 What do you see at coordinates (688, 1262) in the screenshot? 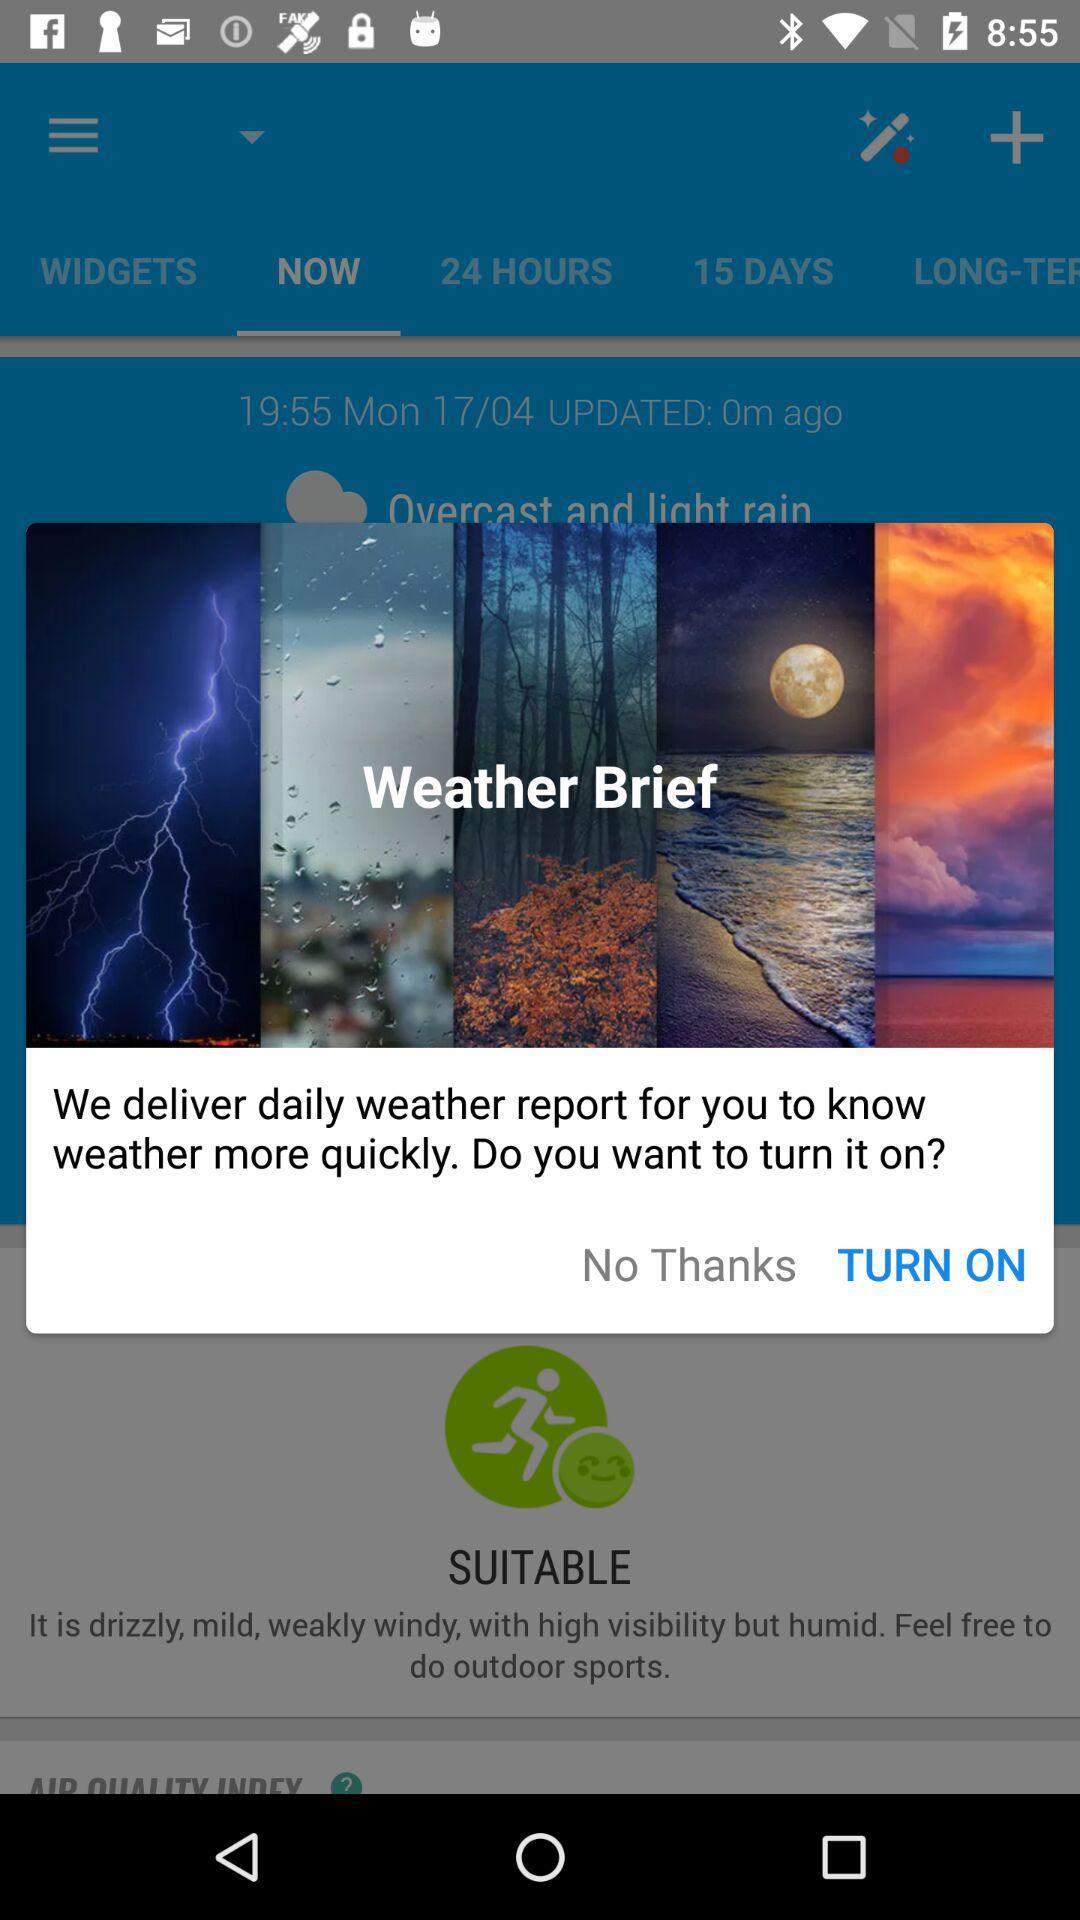
I see `no thanks icon` at bounding box center [688, 1262].